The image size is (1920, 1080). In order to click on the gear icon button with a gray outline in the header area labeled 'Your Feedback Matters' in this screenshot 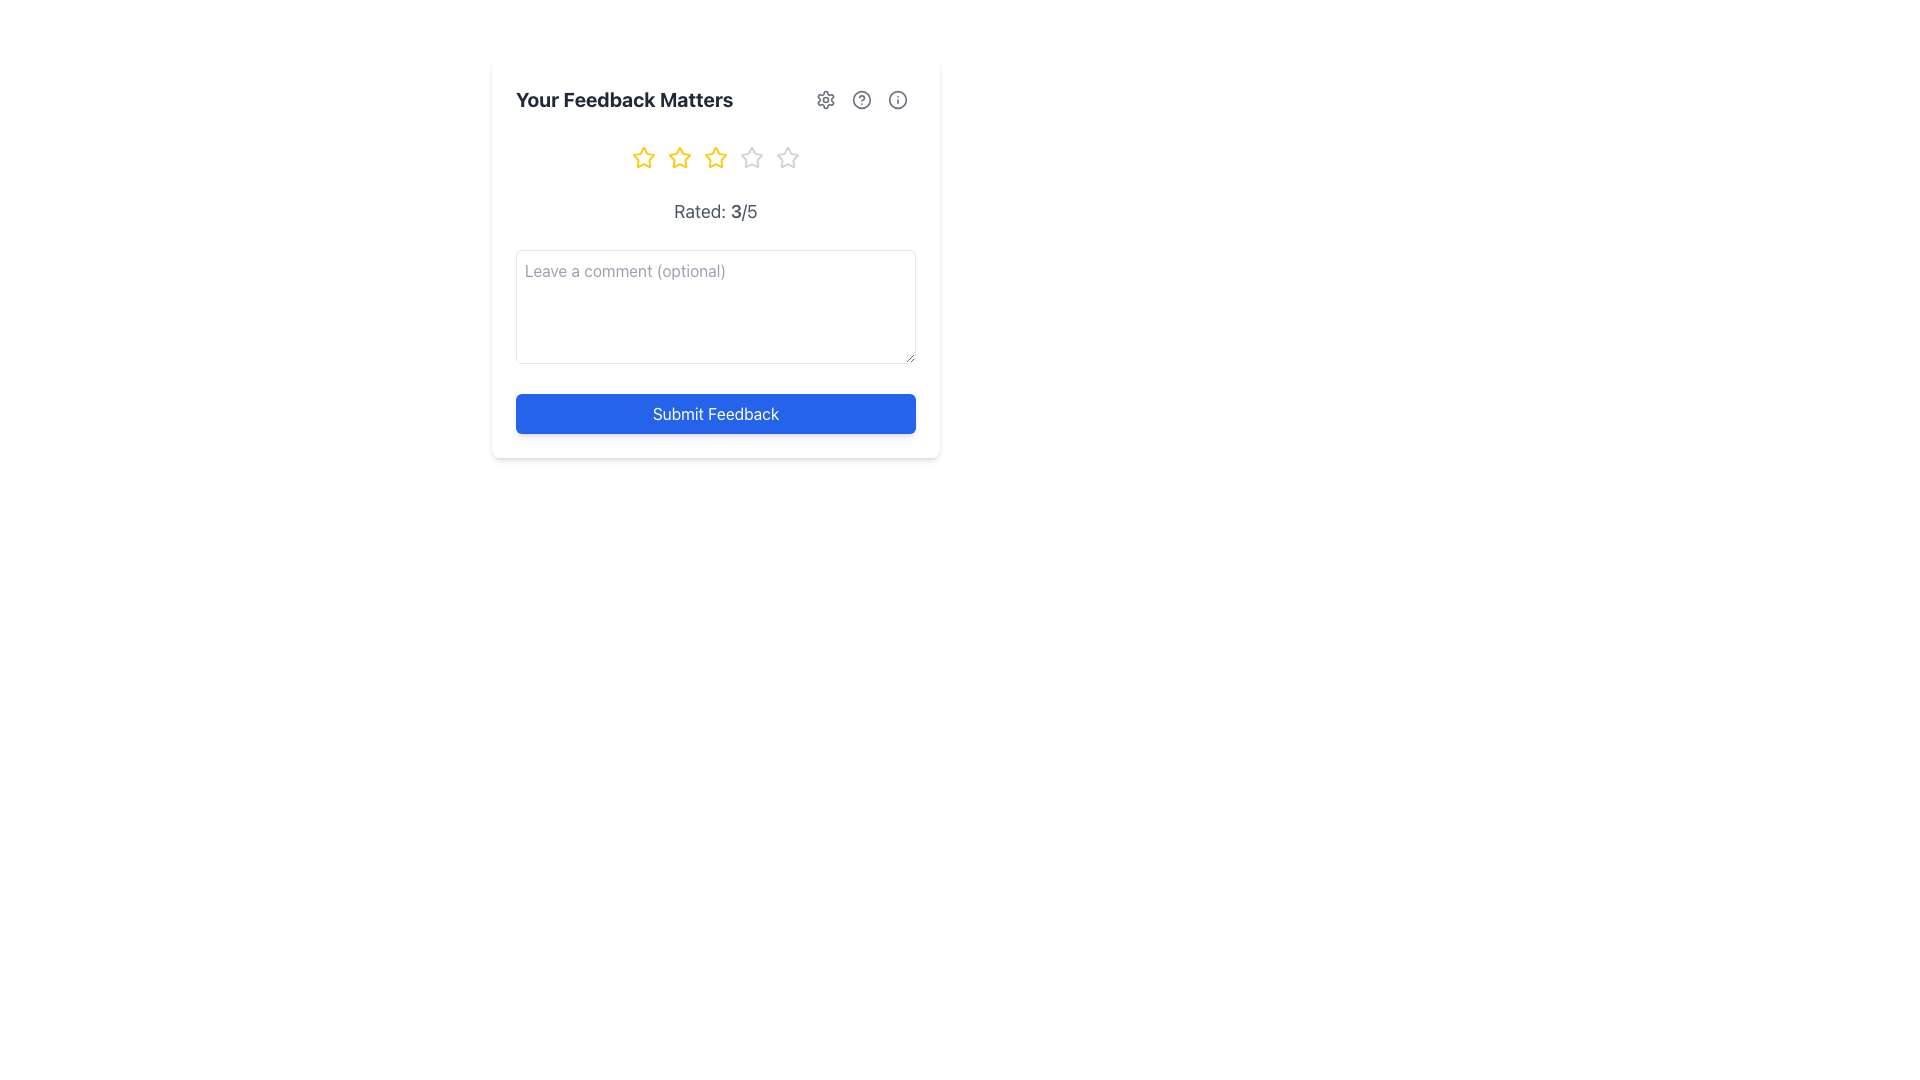, I will do `click(825, 100)`.